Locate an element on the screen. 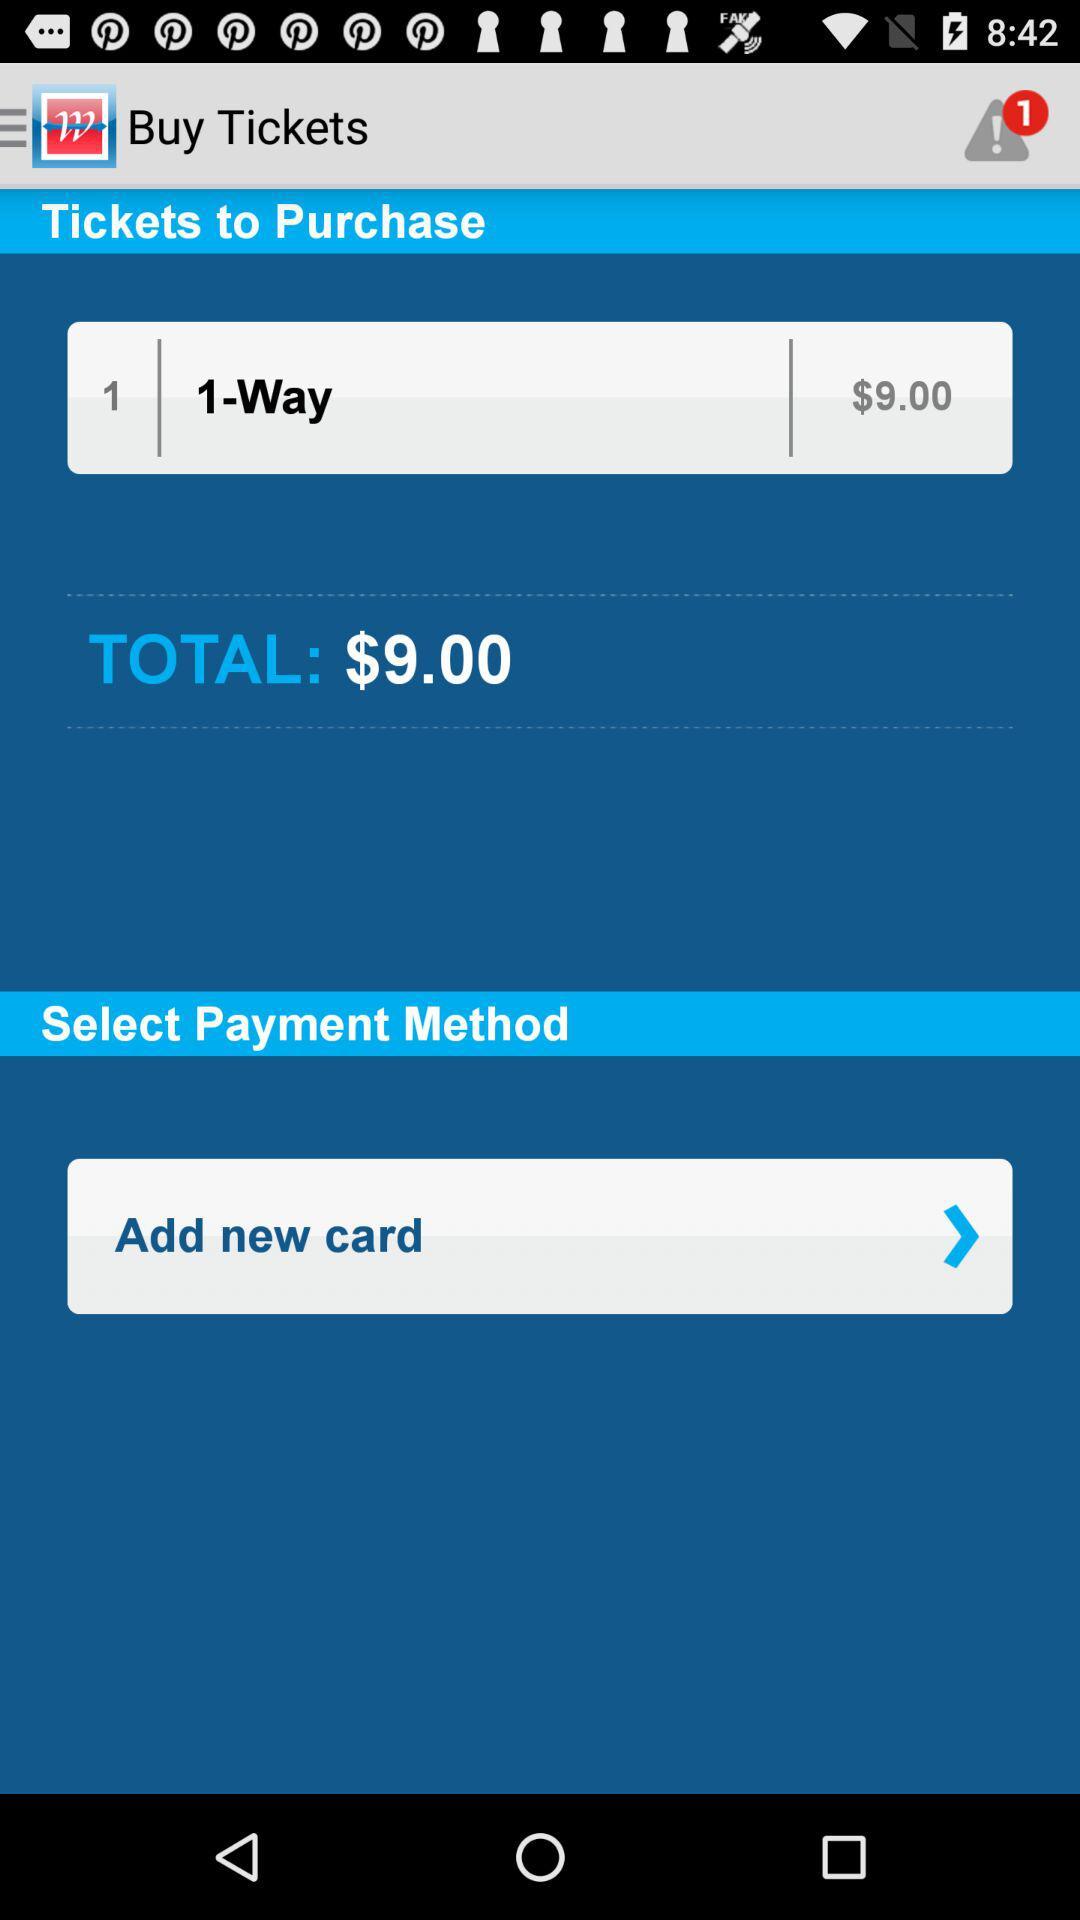  select payment method app is located at coordinates (540, 1023).